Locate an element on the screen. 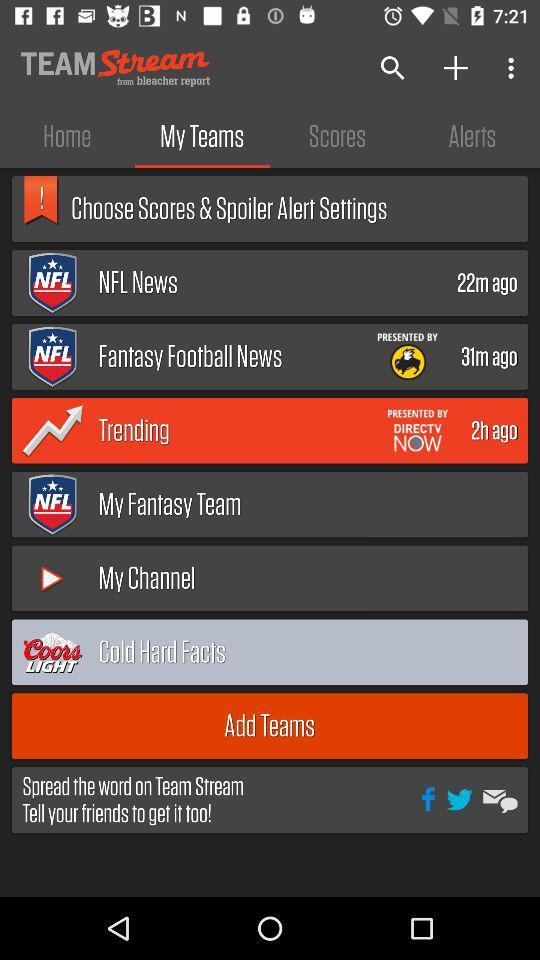  open advertisement is located at coordinates (416, 430).